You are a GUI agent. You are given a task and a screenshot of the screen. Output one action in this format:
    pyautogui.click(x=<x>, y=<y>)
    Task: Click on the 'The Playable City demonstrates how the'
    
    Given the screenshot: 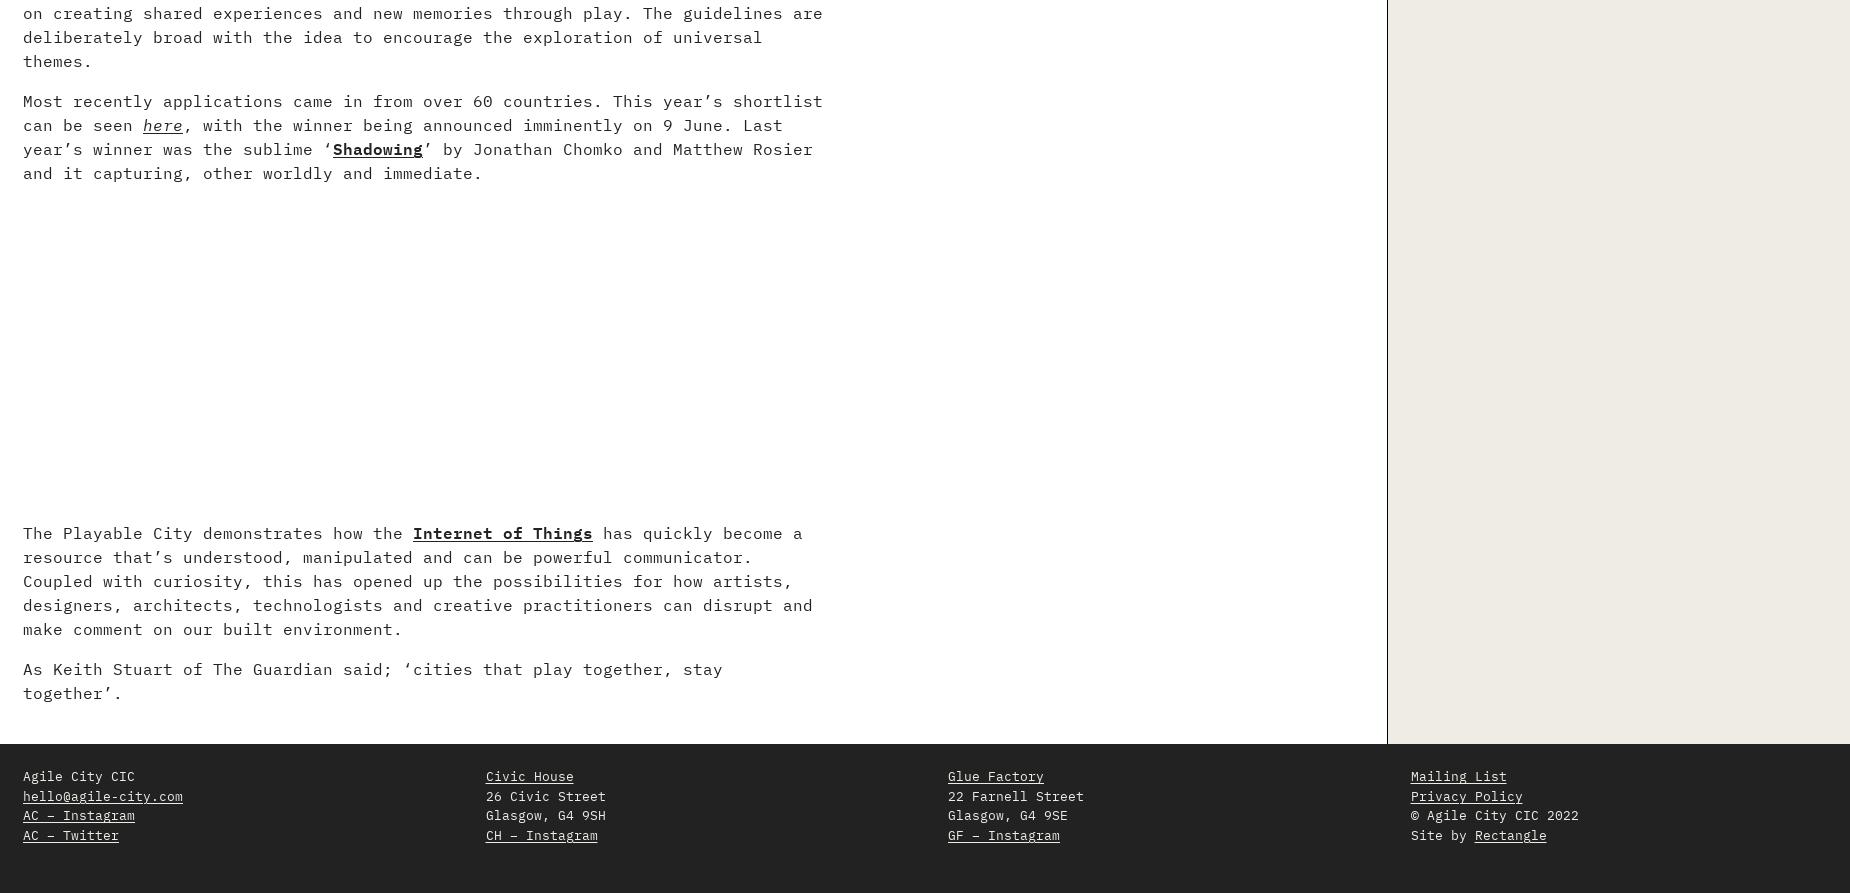 What is the action you would take?
    pyautogui.click(x=216, y=532)
    